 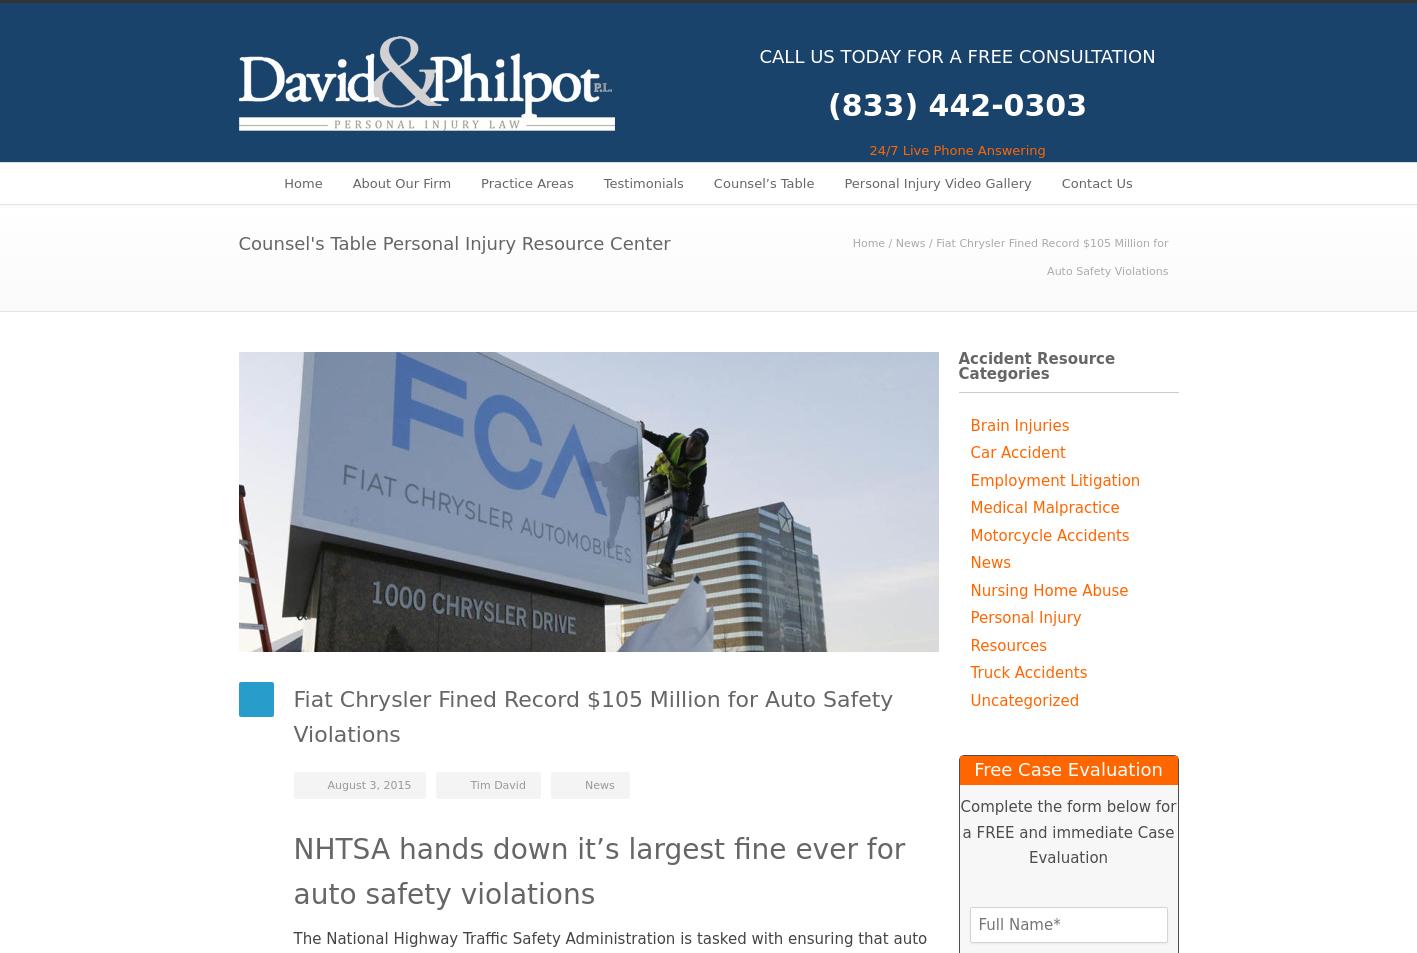 What do you see at coordinates (1023, 699) in the screenshot?
I see `'Uncategorized'` at bounding box center [1023, 699].